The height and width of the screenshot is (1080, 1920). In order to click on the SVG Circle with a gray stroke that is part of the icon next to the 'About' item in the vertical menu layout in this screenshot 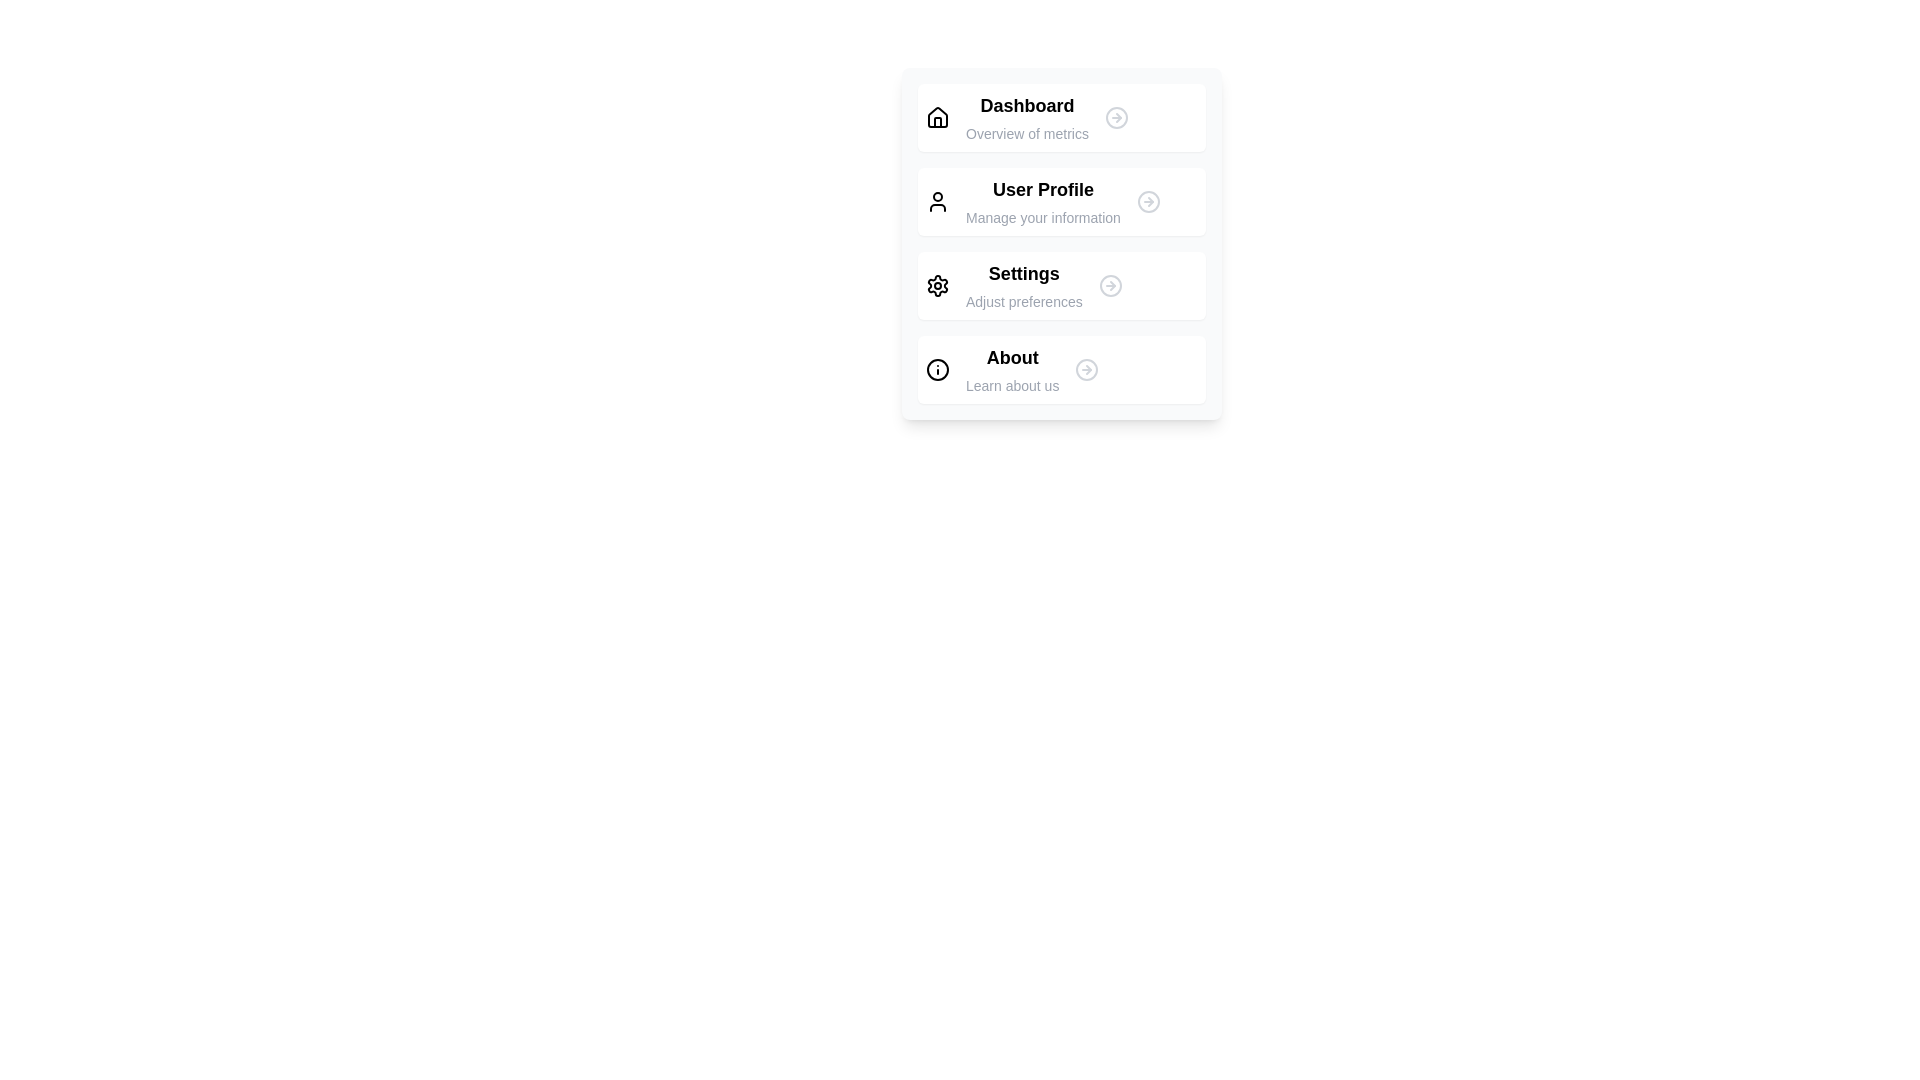, I will do `click(1086, 370)`.